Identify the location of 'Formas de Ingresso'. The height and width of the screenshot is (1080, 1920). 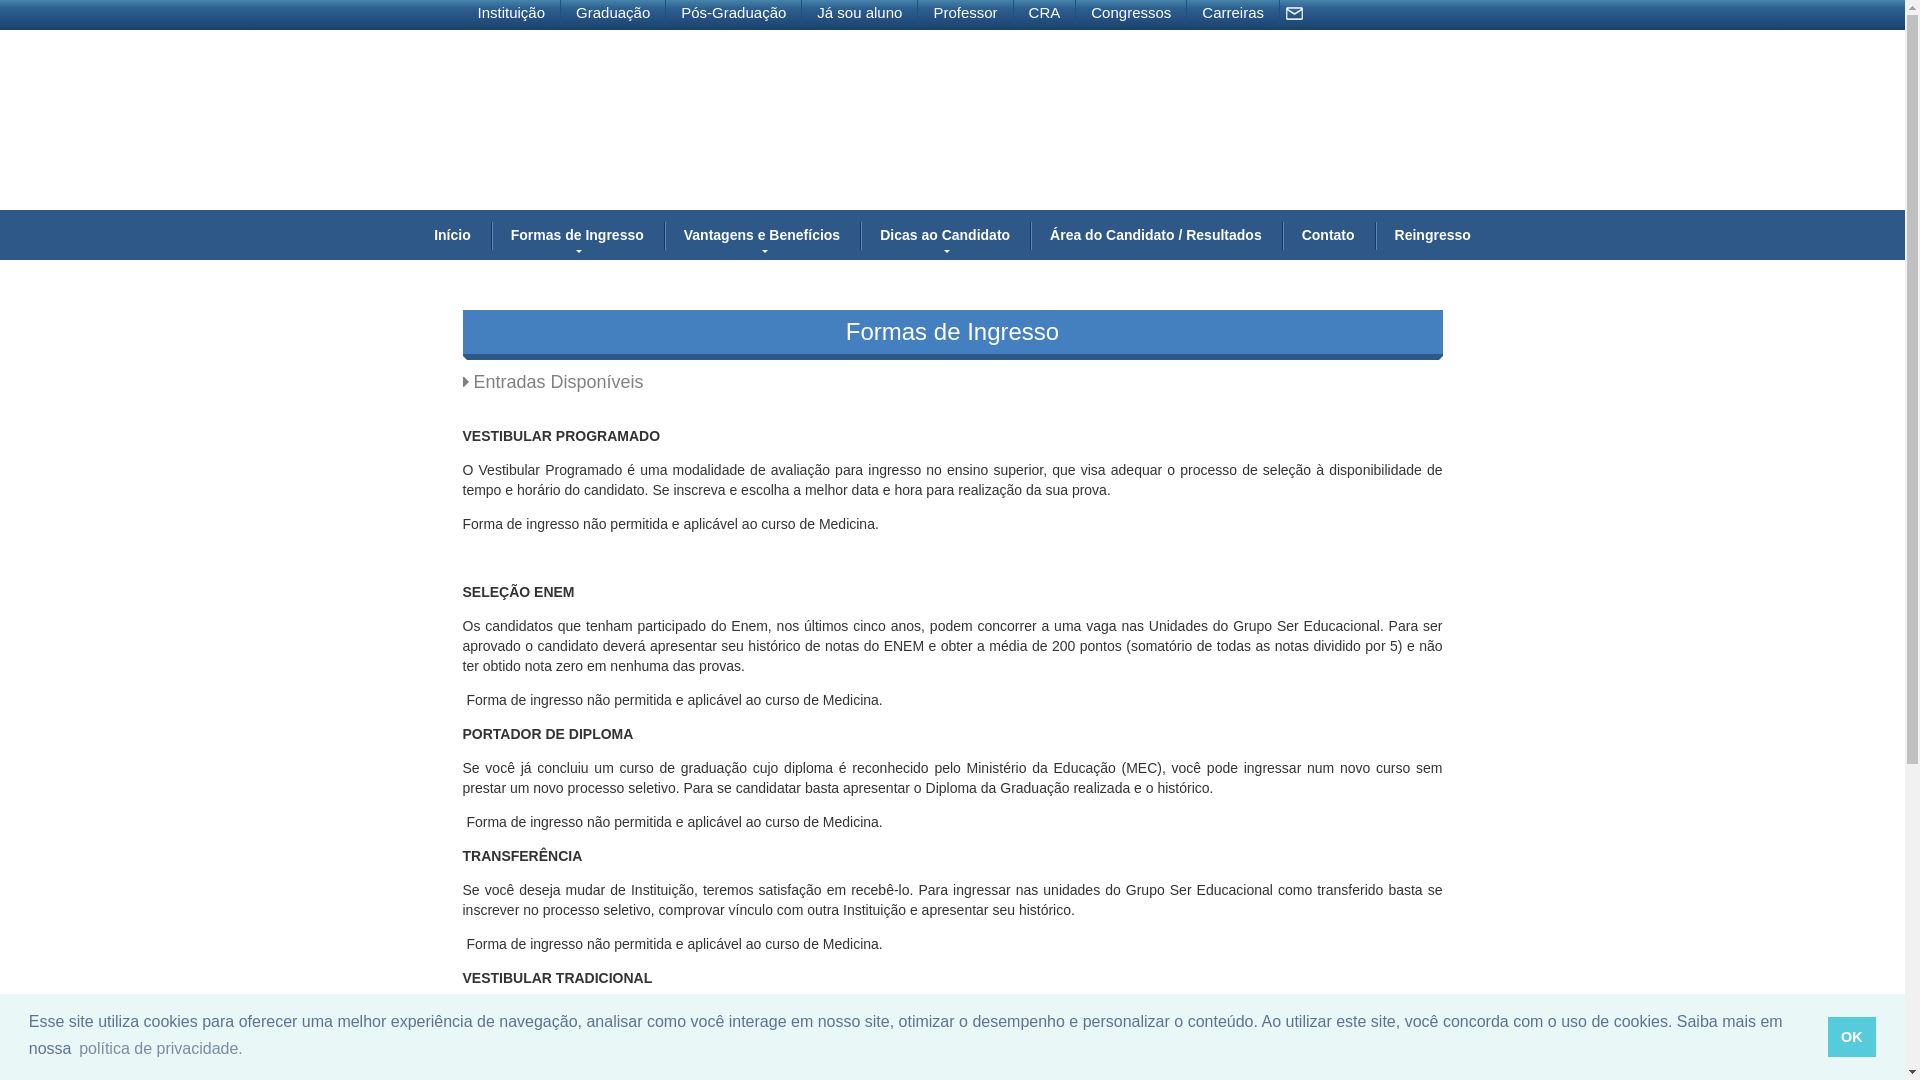
(490, 234).